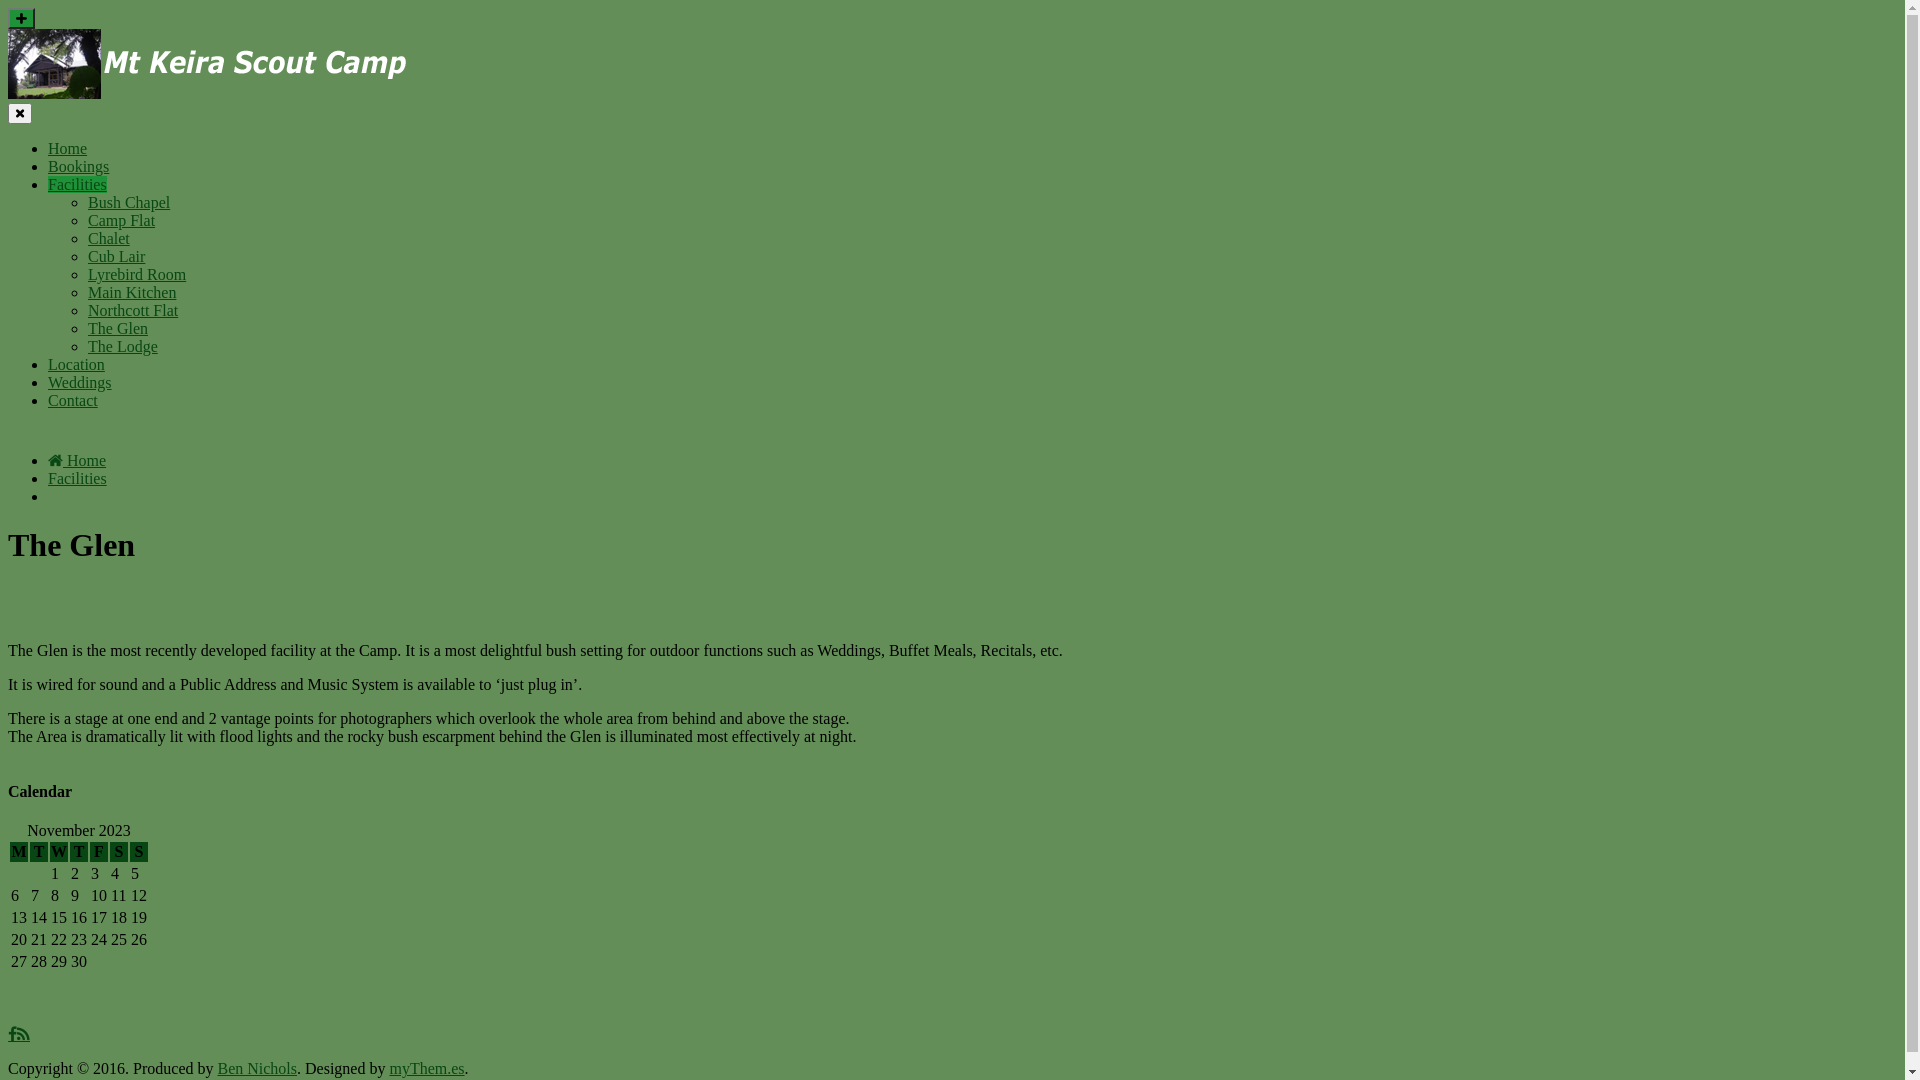  I want to click on 'Facilities', so click(48, 478).